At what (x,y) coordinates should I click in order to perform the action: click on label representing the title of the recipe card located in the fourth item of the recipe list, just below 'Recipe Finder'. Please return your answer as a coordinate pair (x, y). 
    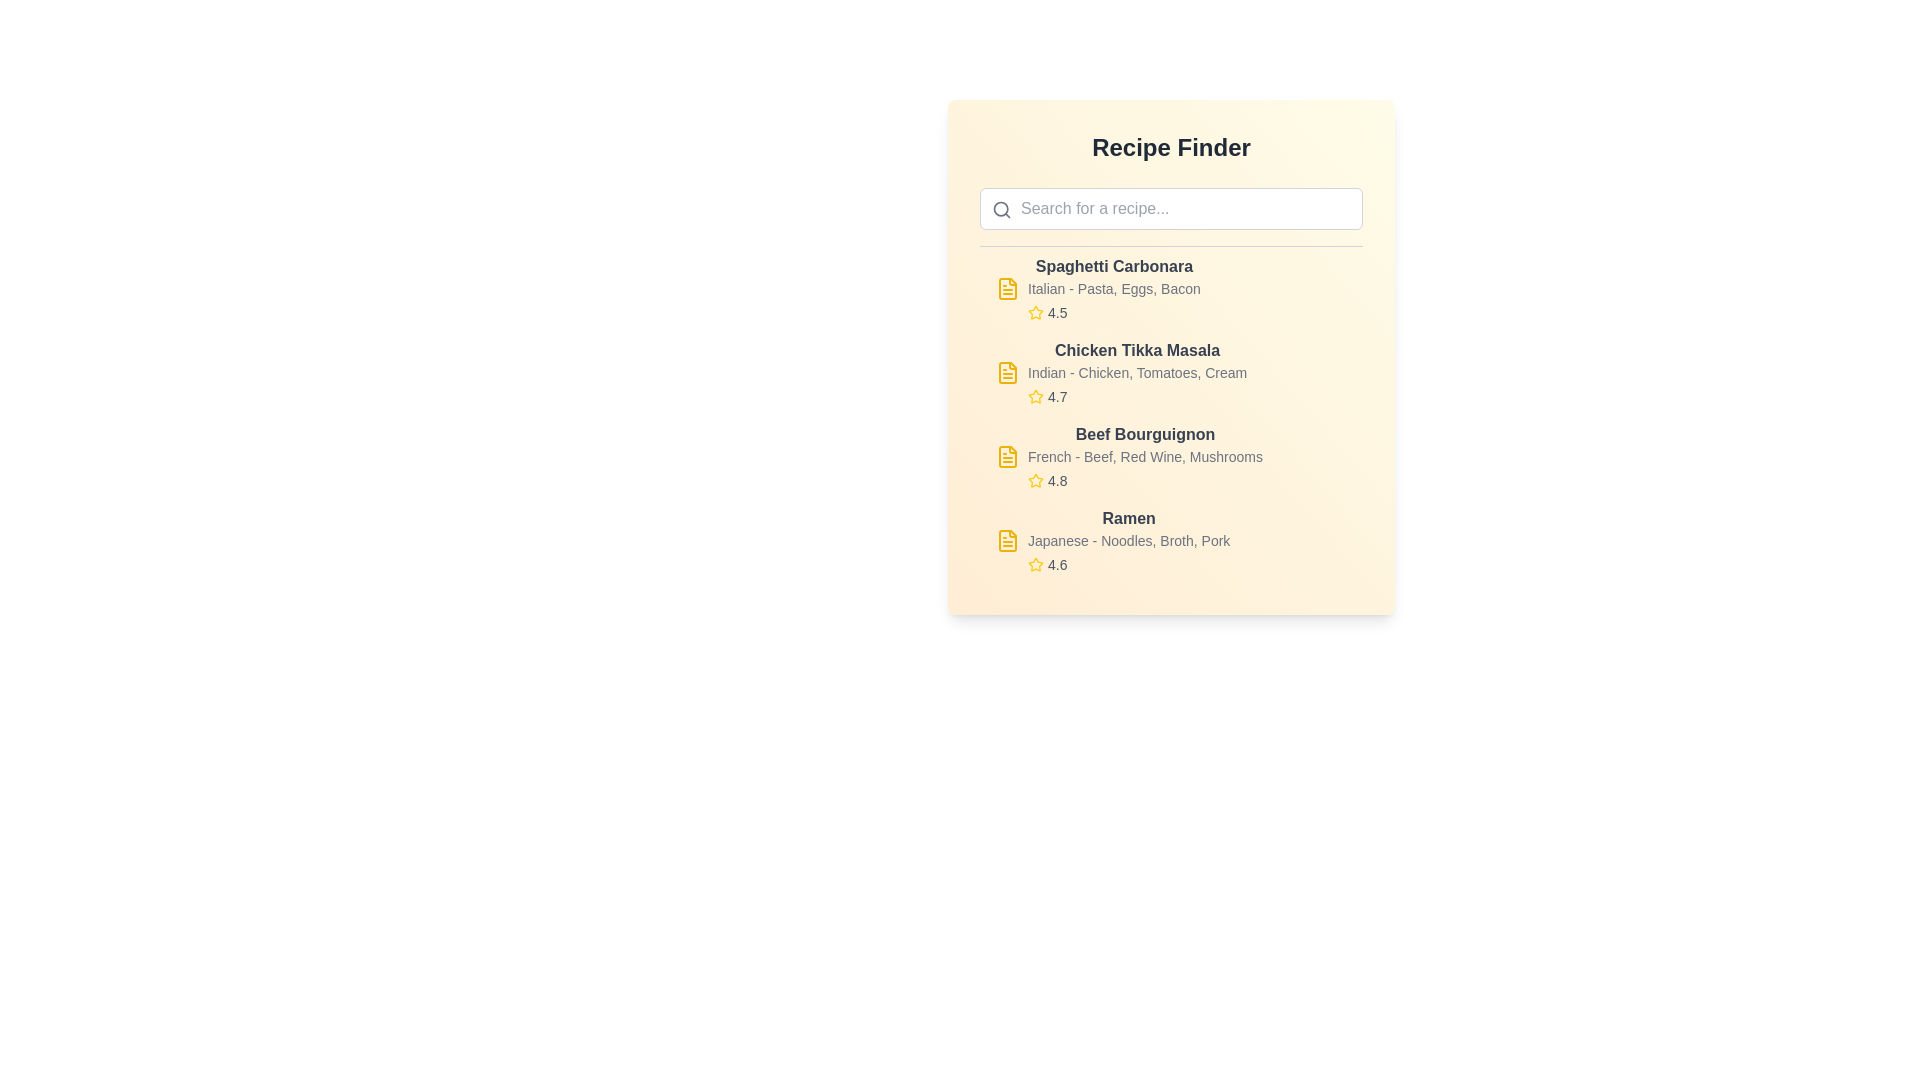
    Looking at the image, I should click on (1129, 518).